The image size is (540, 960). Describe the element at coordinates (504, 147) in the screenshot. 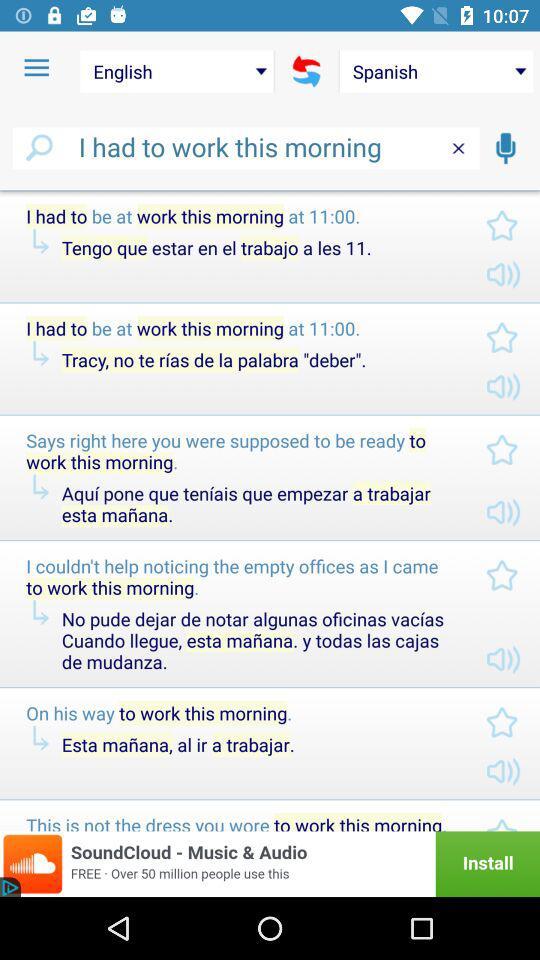

I see `the microphone icon` at that location.